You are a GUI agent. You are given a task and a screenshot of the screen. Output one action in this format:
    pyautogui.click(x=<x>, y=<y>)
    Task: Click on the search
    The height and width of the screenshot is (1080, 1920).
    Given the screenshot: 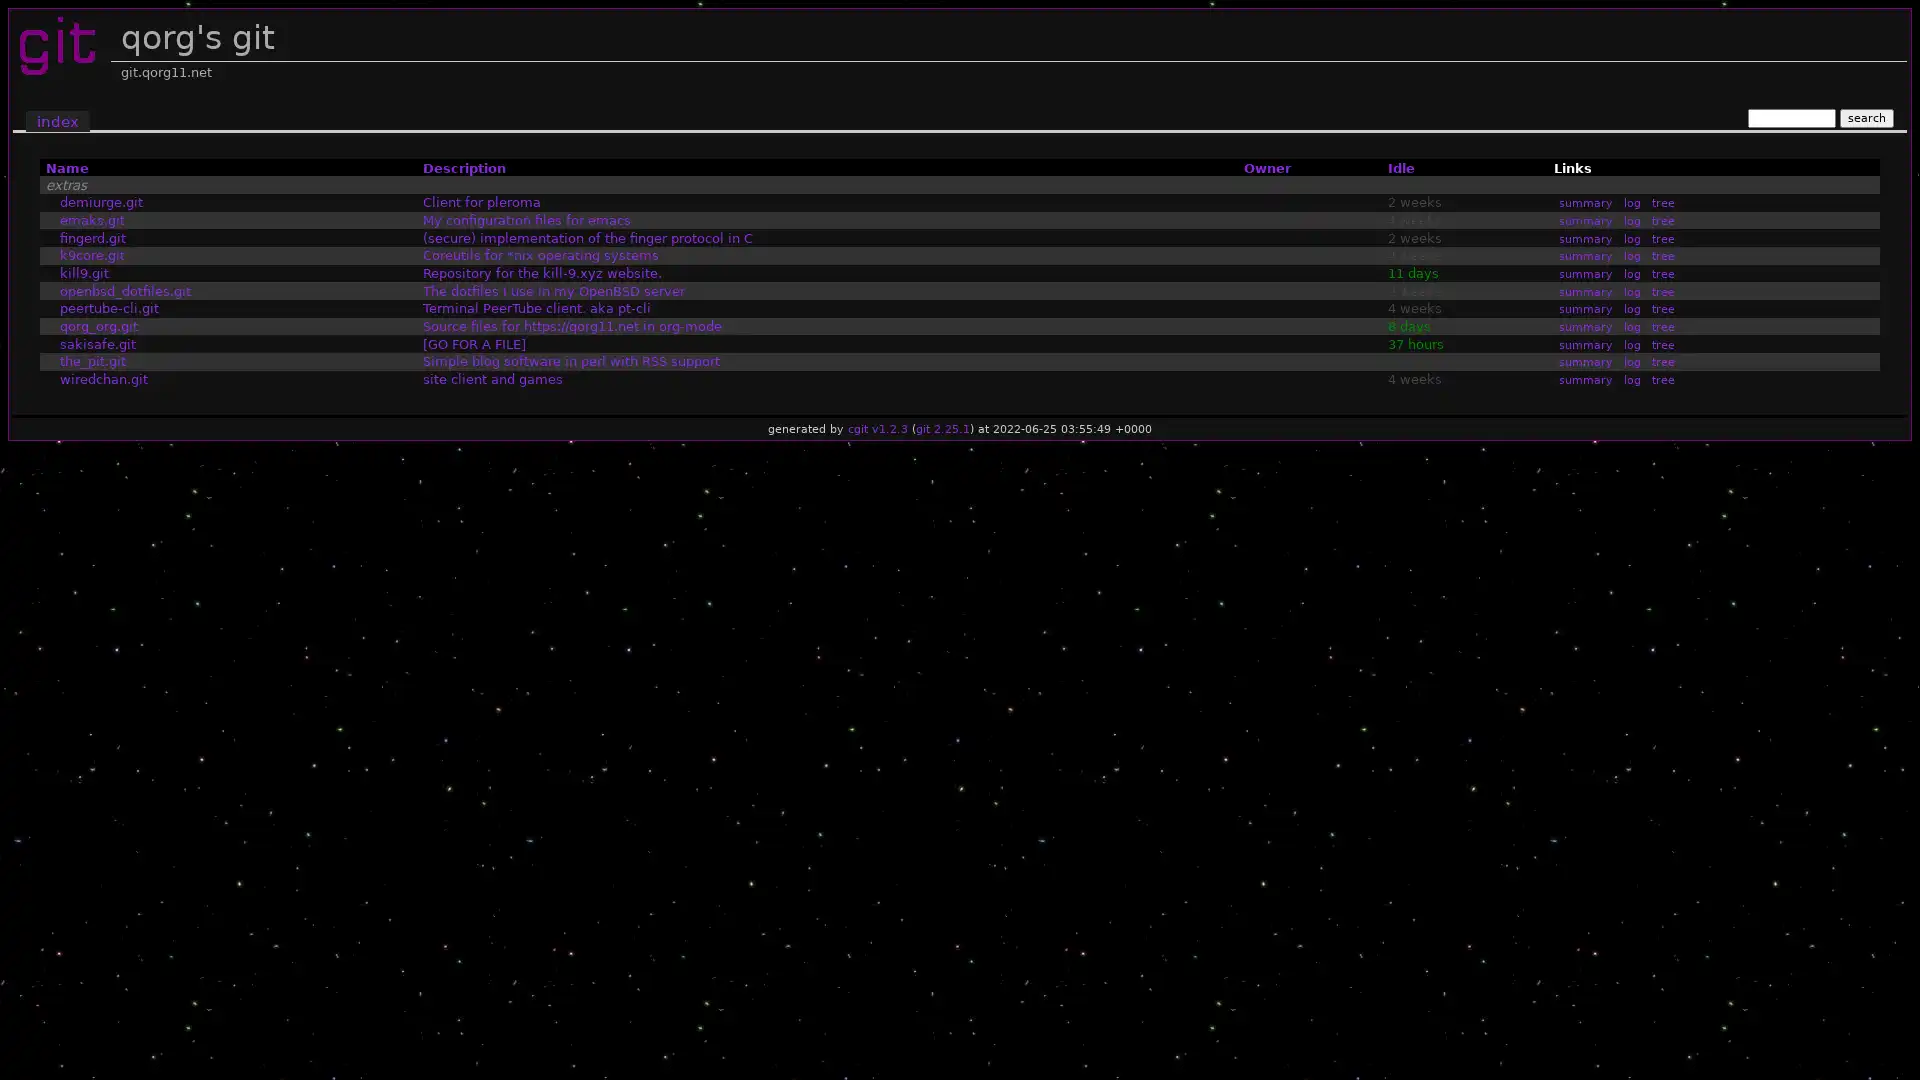 What is the action you would take?
    pyautogui.click(x=1865, y=117)
    